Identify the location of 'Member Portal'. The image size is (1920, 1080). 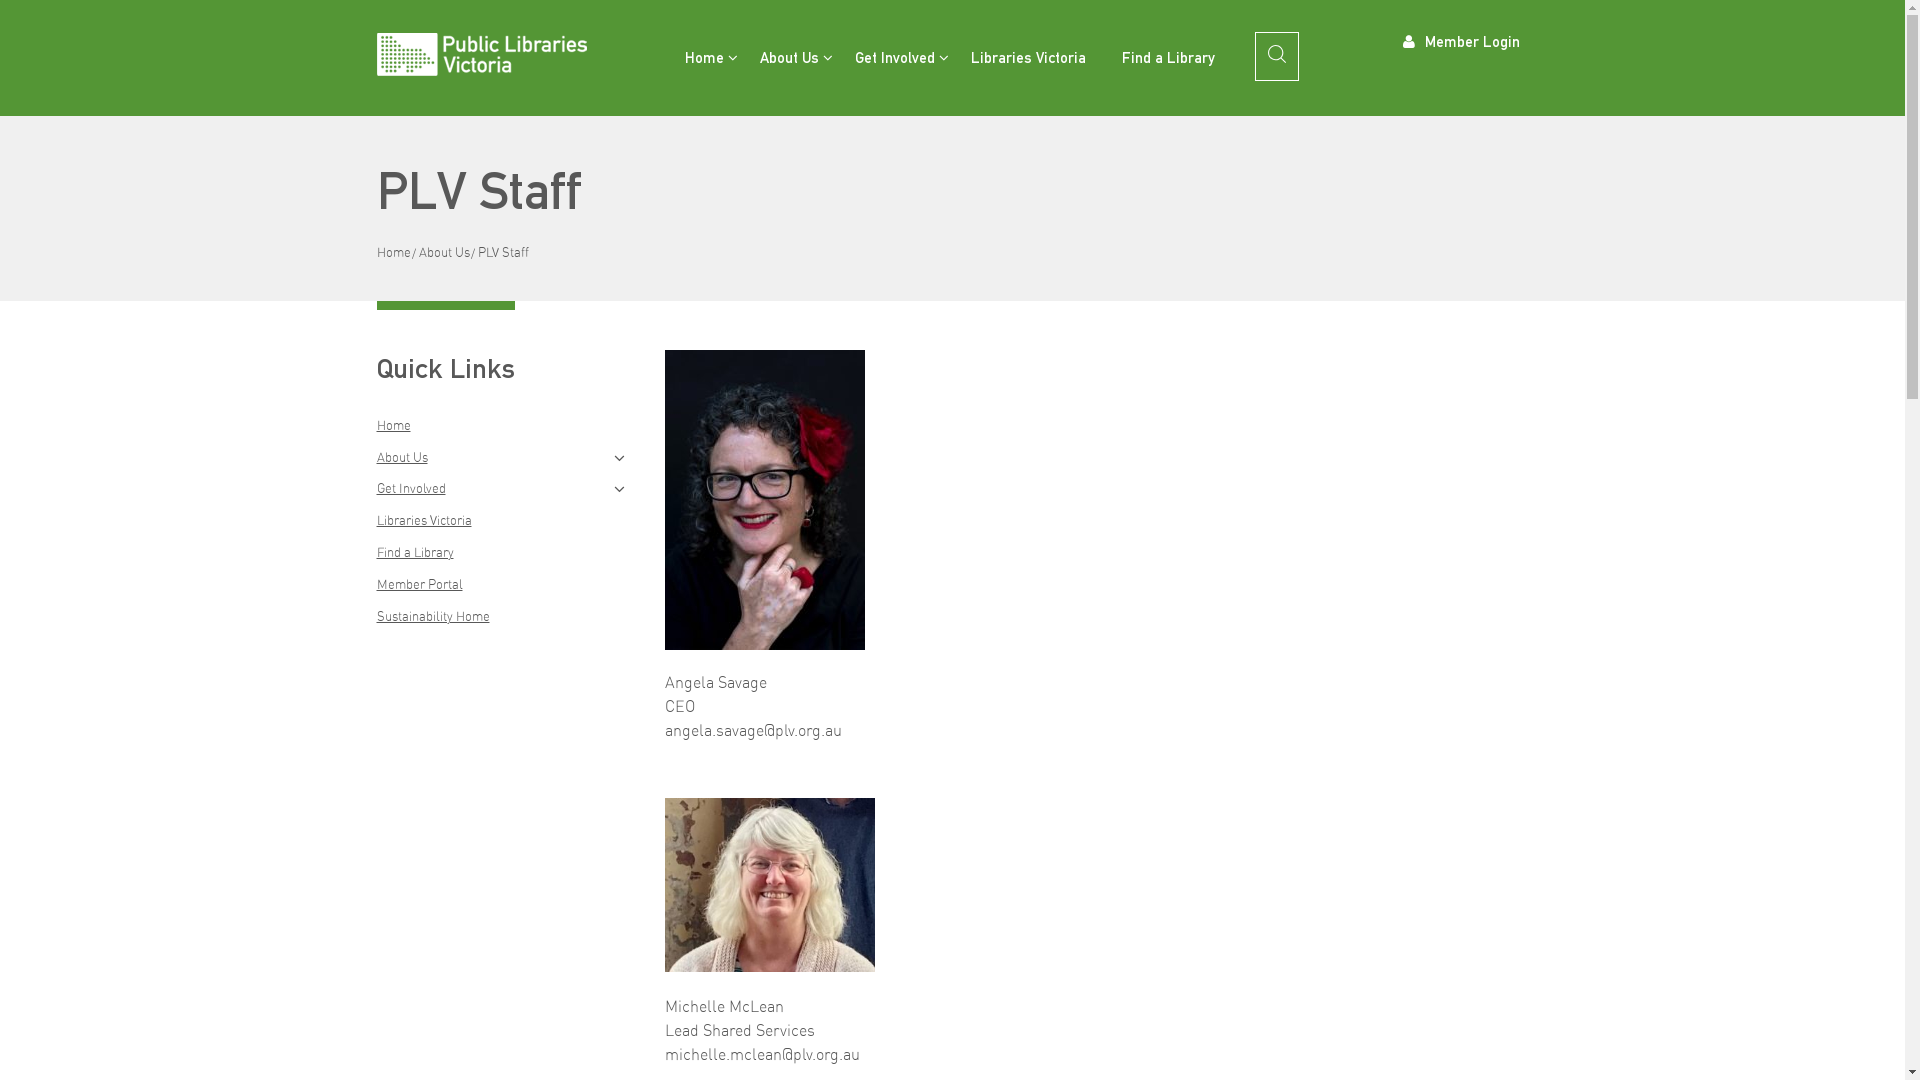
(417, 583).